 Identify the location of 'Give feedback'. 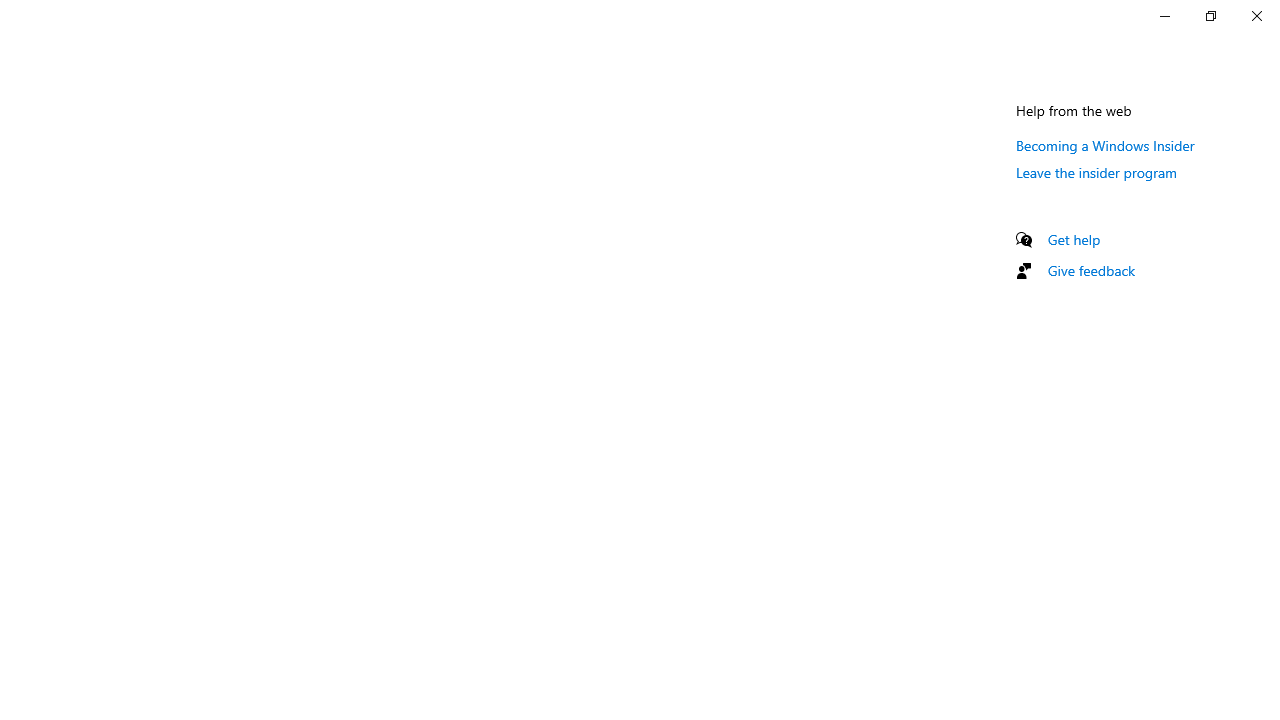
(1090, 270).